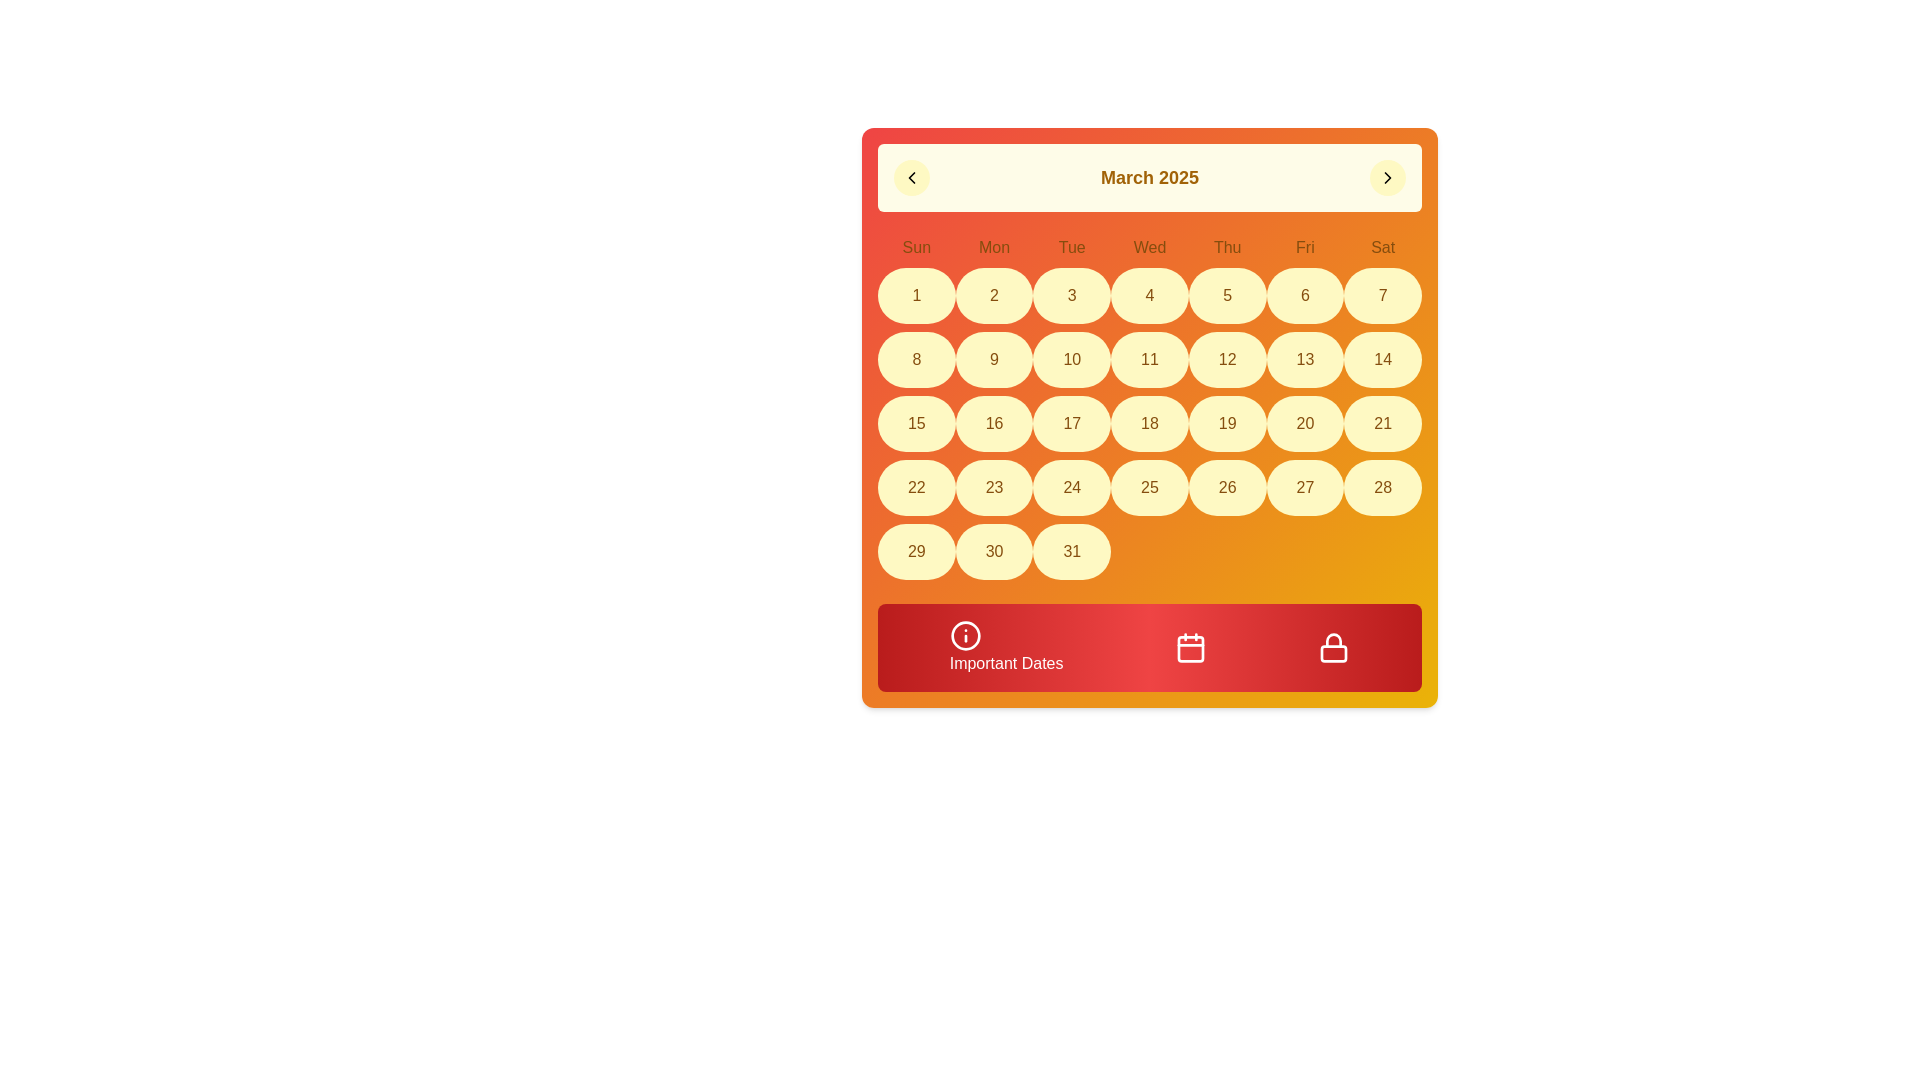  I want to click on the Chevron icon located in the top-left corner of the calendar's navigation header, so click(911, 176).